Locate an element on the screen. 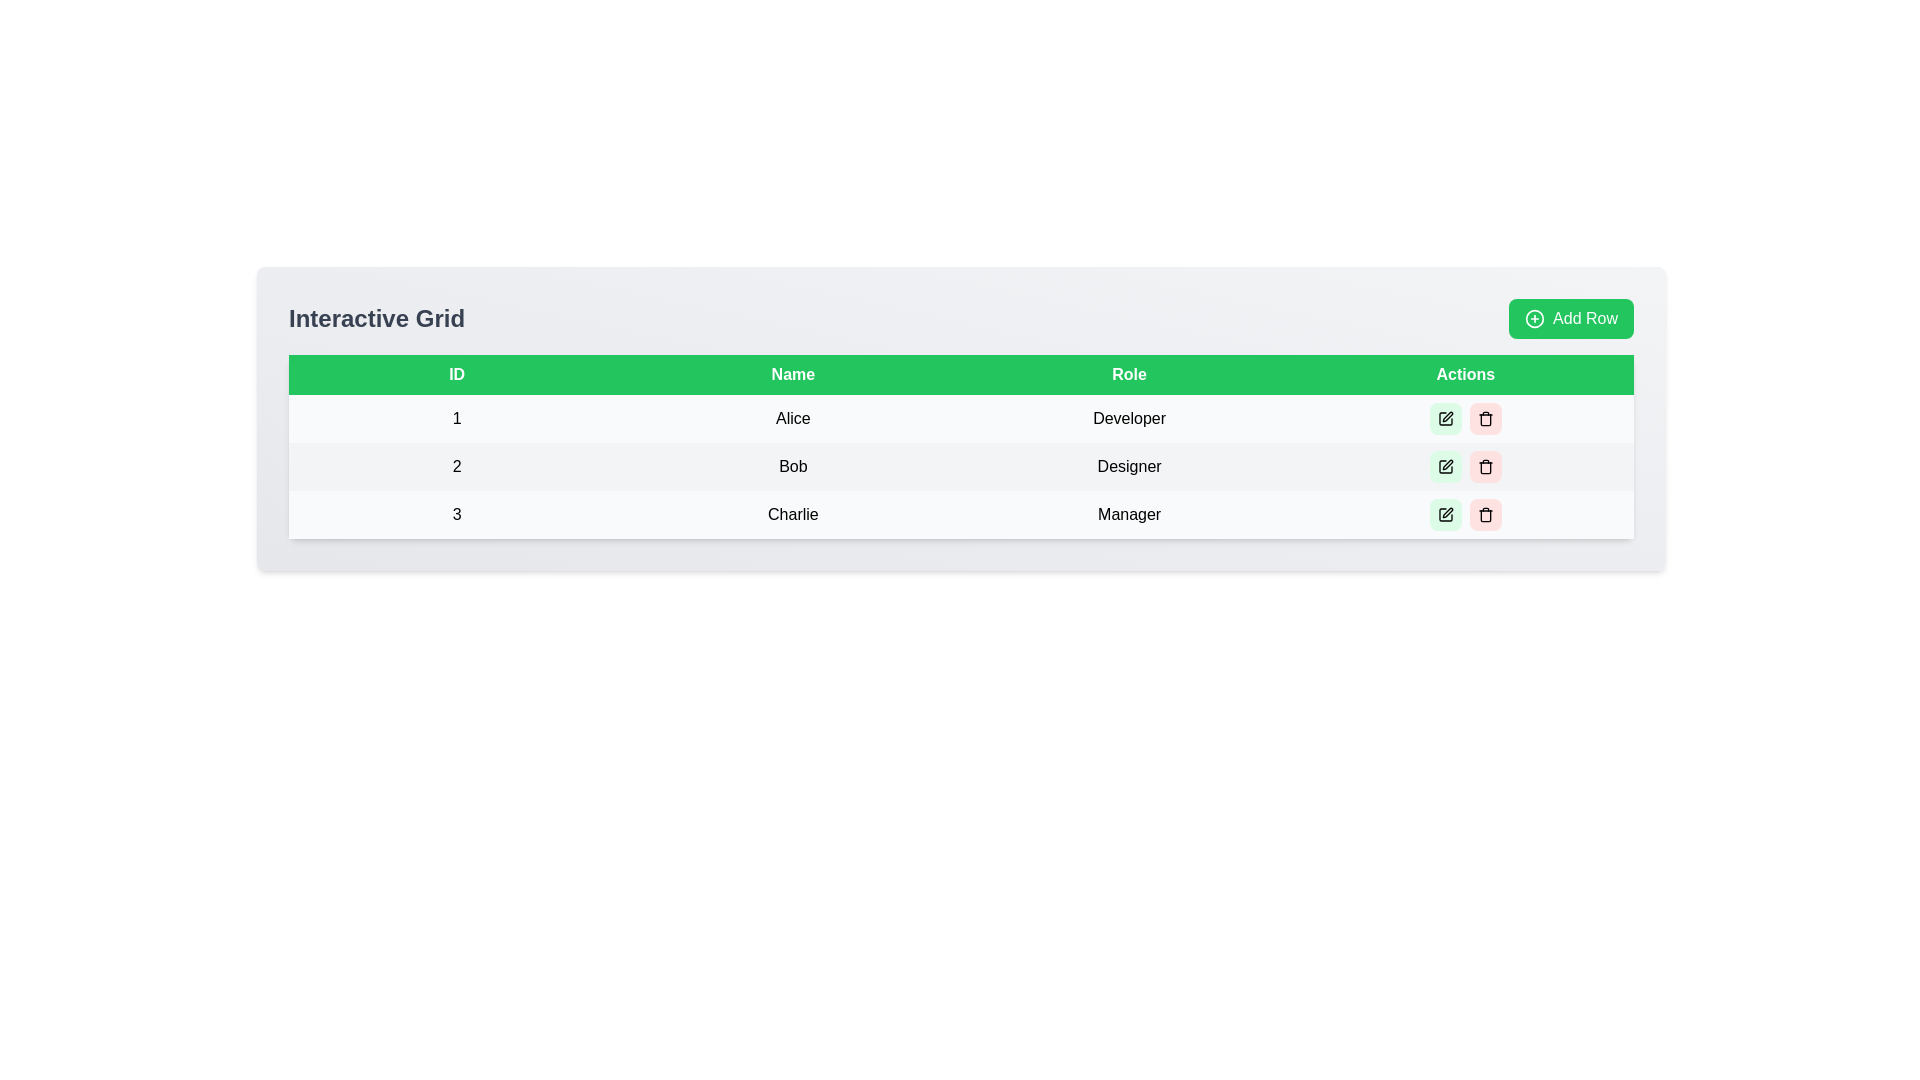 This screenshot has width=1920, height=1080. the text label displaying the name 'Bob' in the second row of the table under the 'Name' column is located at coordinates (792, 466).